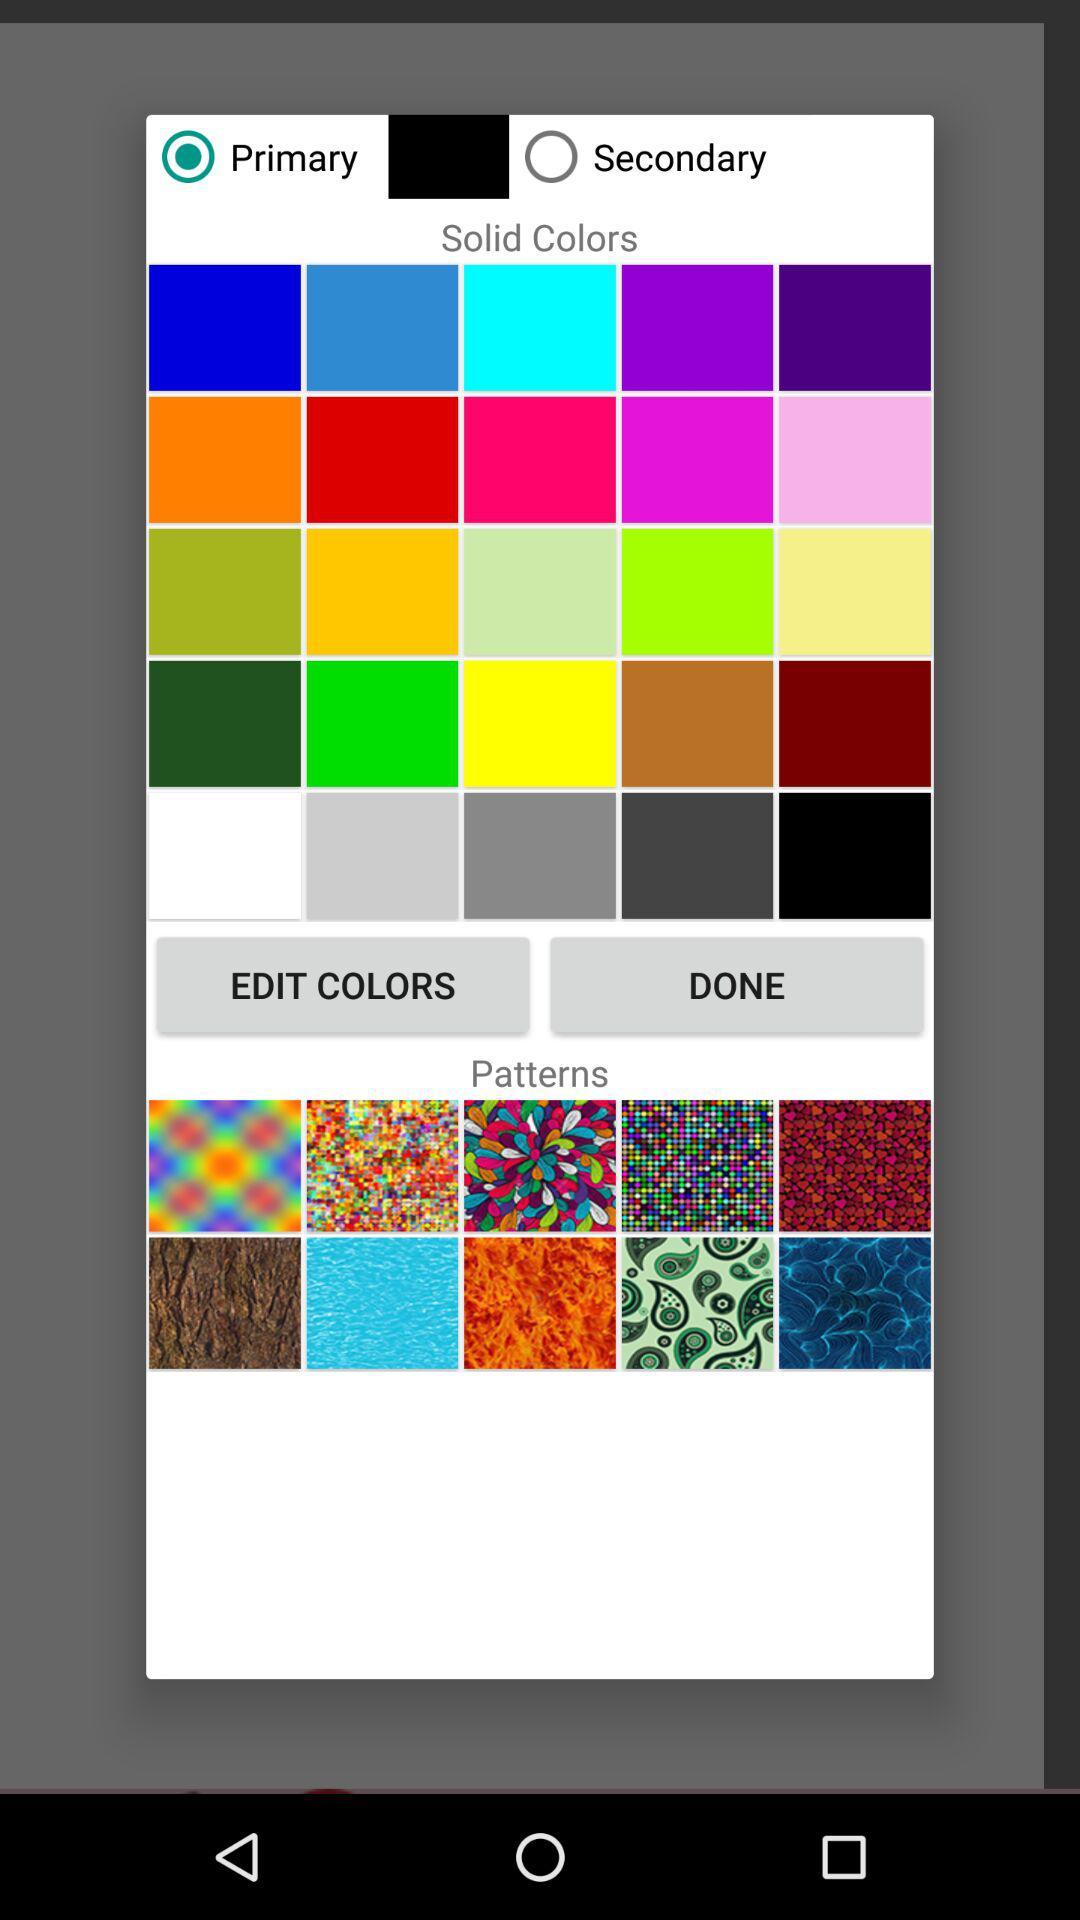  Describe the element at coordinates (696, 1165) in the screenshot. I see `this pattern` at that location.